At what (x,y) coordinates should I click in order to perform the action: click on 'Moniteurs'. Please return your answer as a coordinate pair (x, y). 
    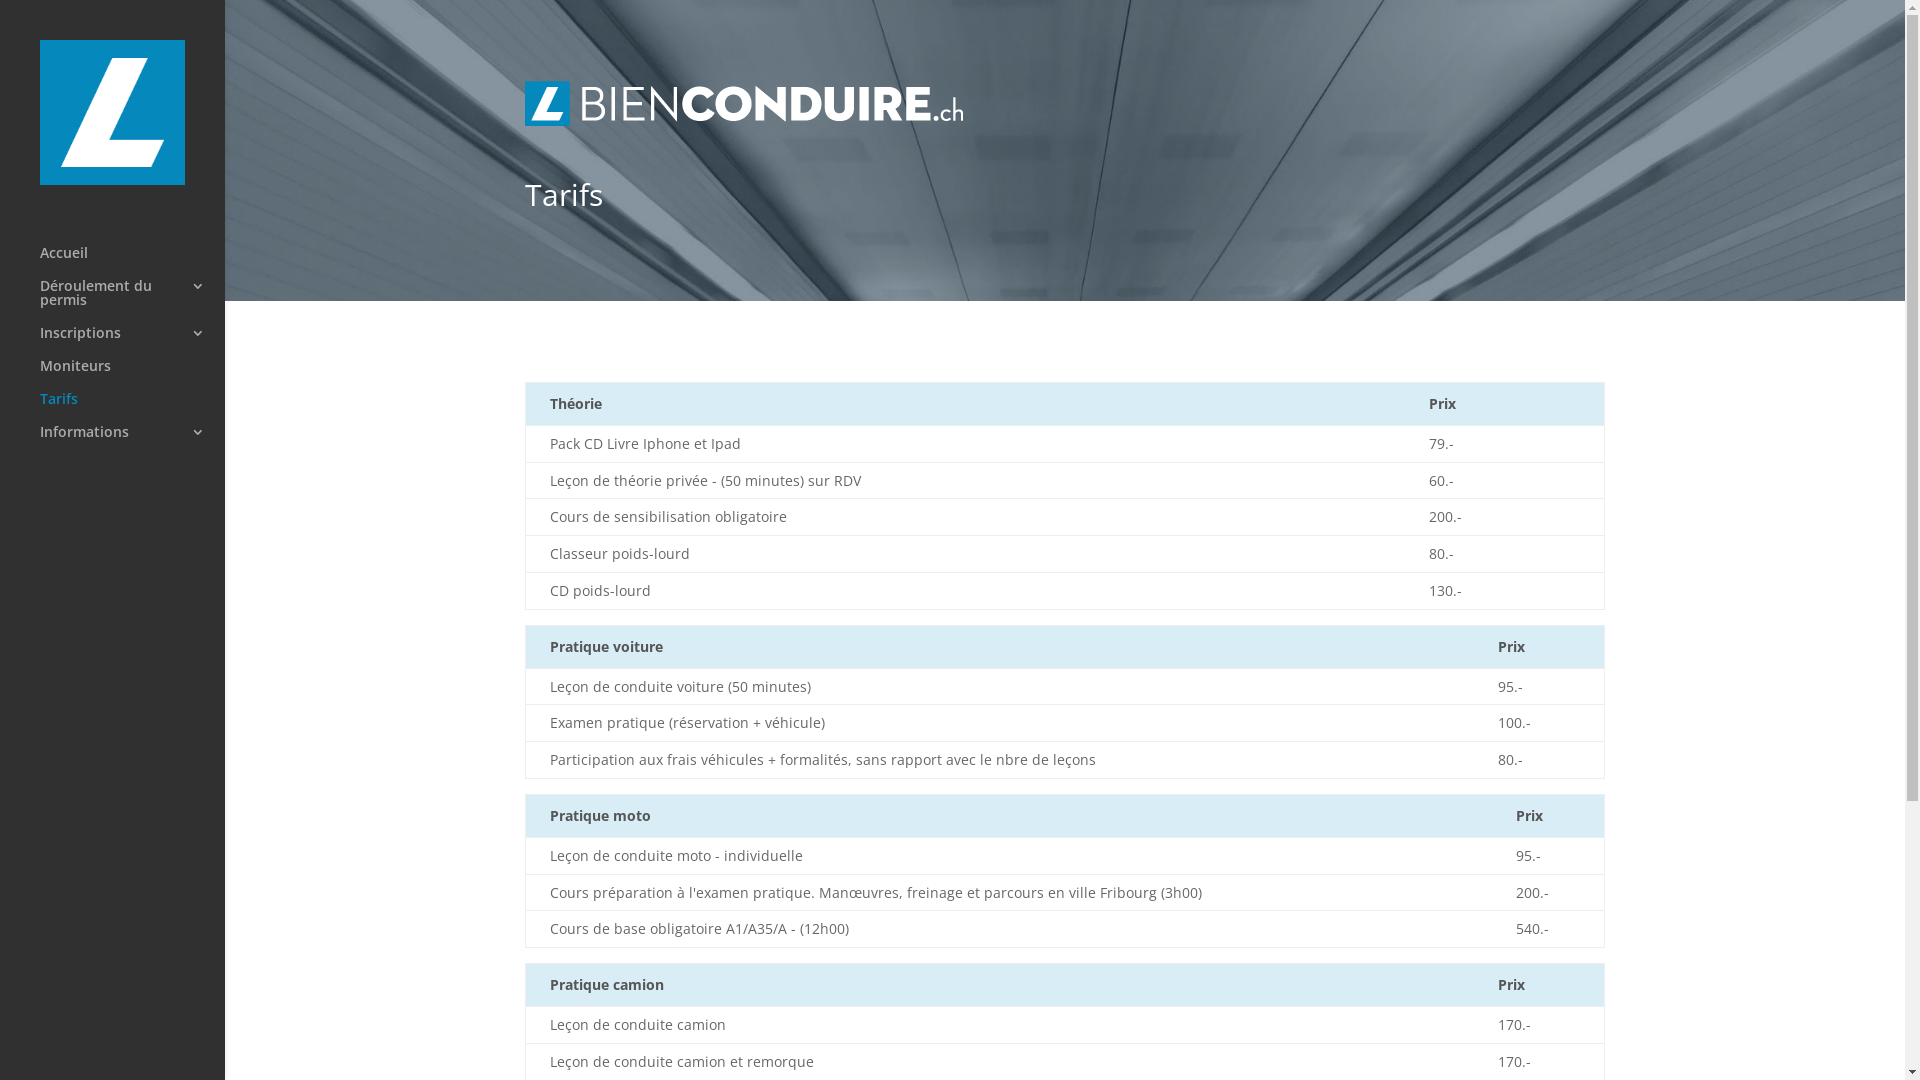
    Looking at the image, I should click on (131, 375).